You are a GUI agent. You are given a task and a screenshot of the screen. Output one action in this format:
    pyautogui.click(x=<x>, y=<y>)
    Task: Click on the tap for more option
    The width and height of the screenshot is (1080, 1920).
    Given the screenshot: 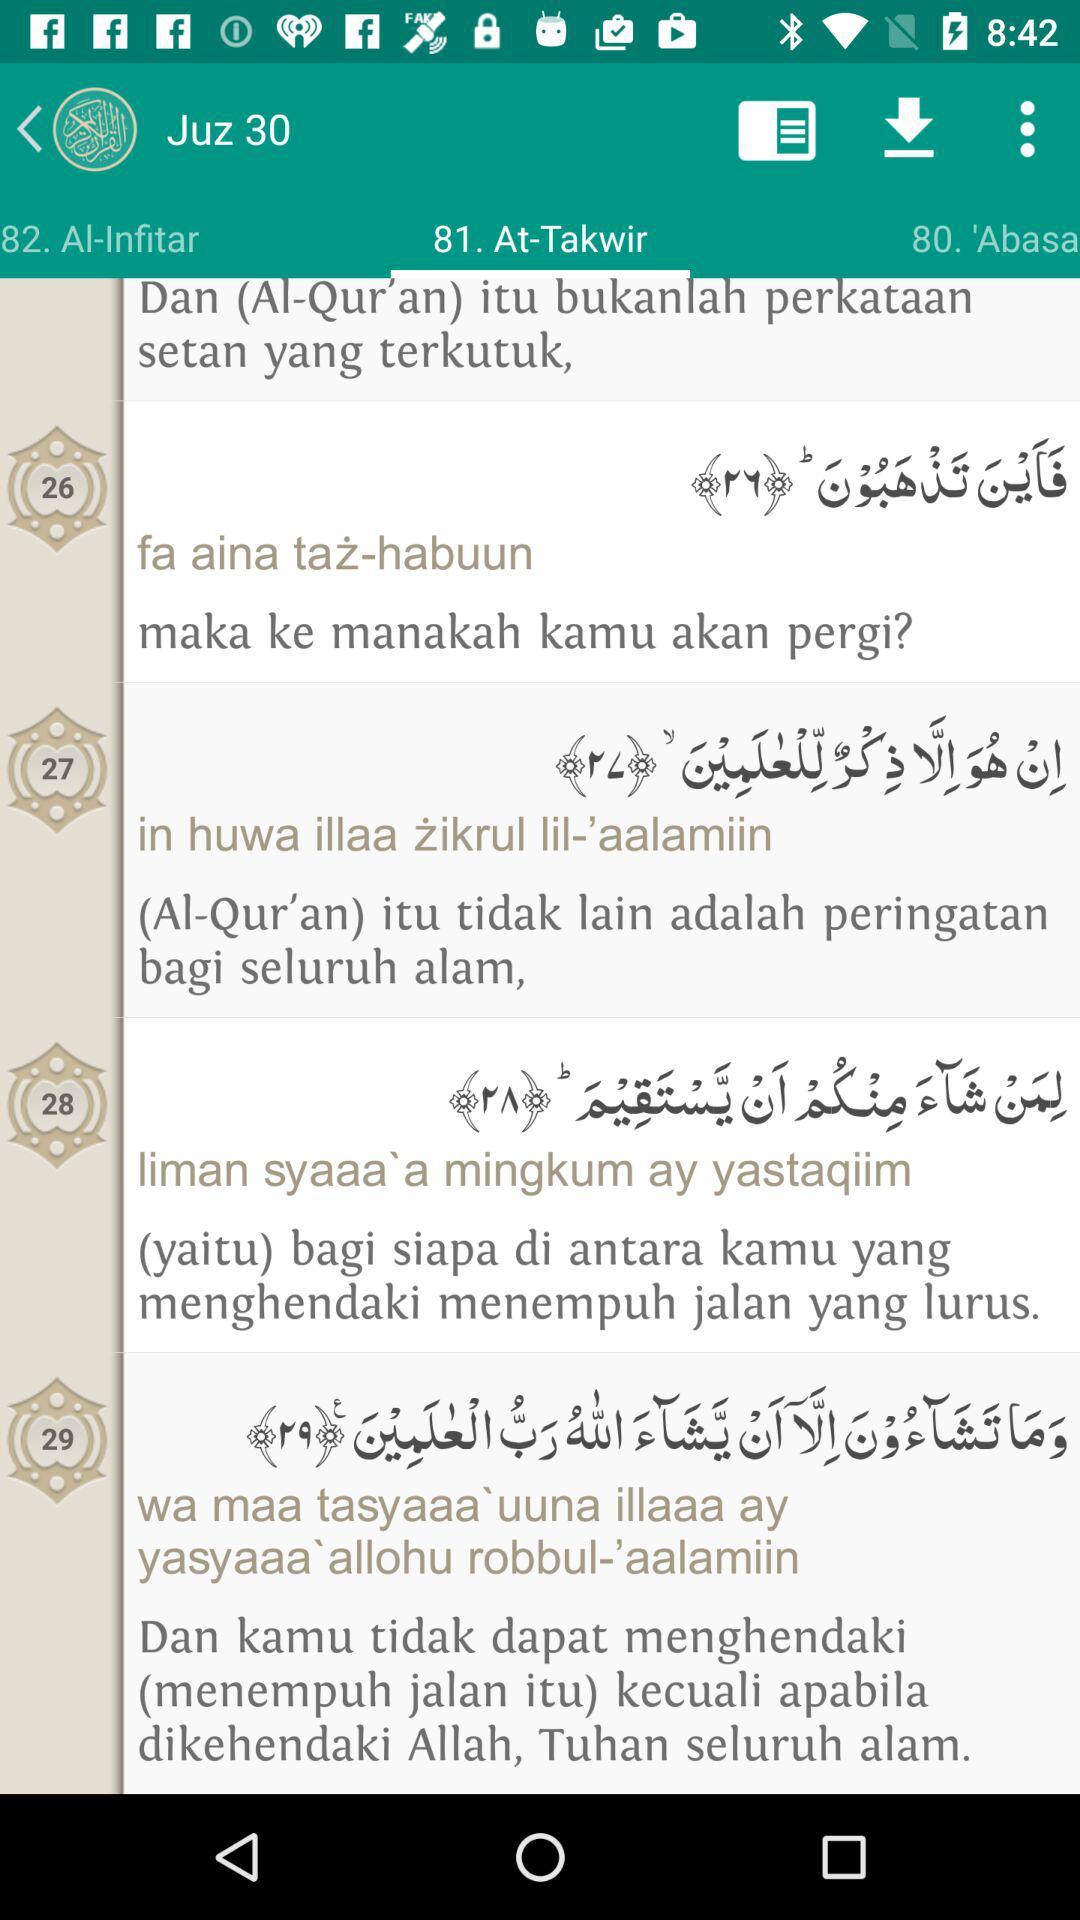 What is the action you would take?
    pyautogui.click(x=1027, y=127)
    